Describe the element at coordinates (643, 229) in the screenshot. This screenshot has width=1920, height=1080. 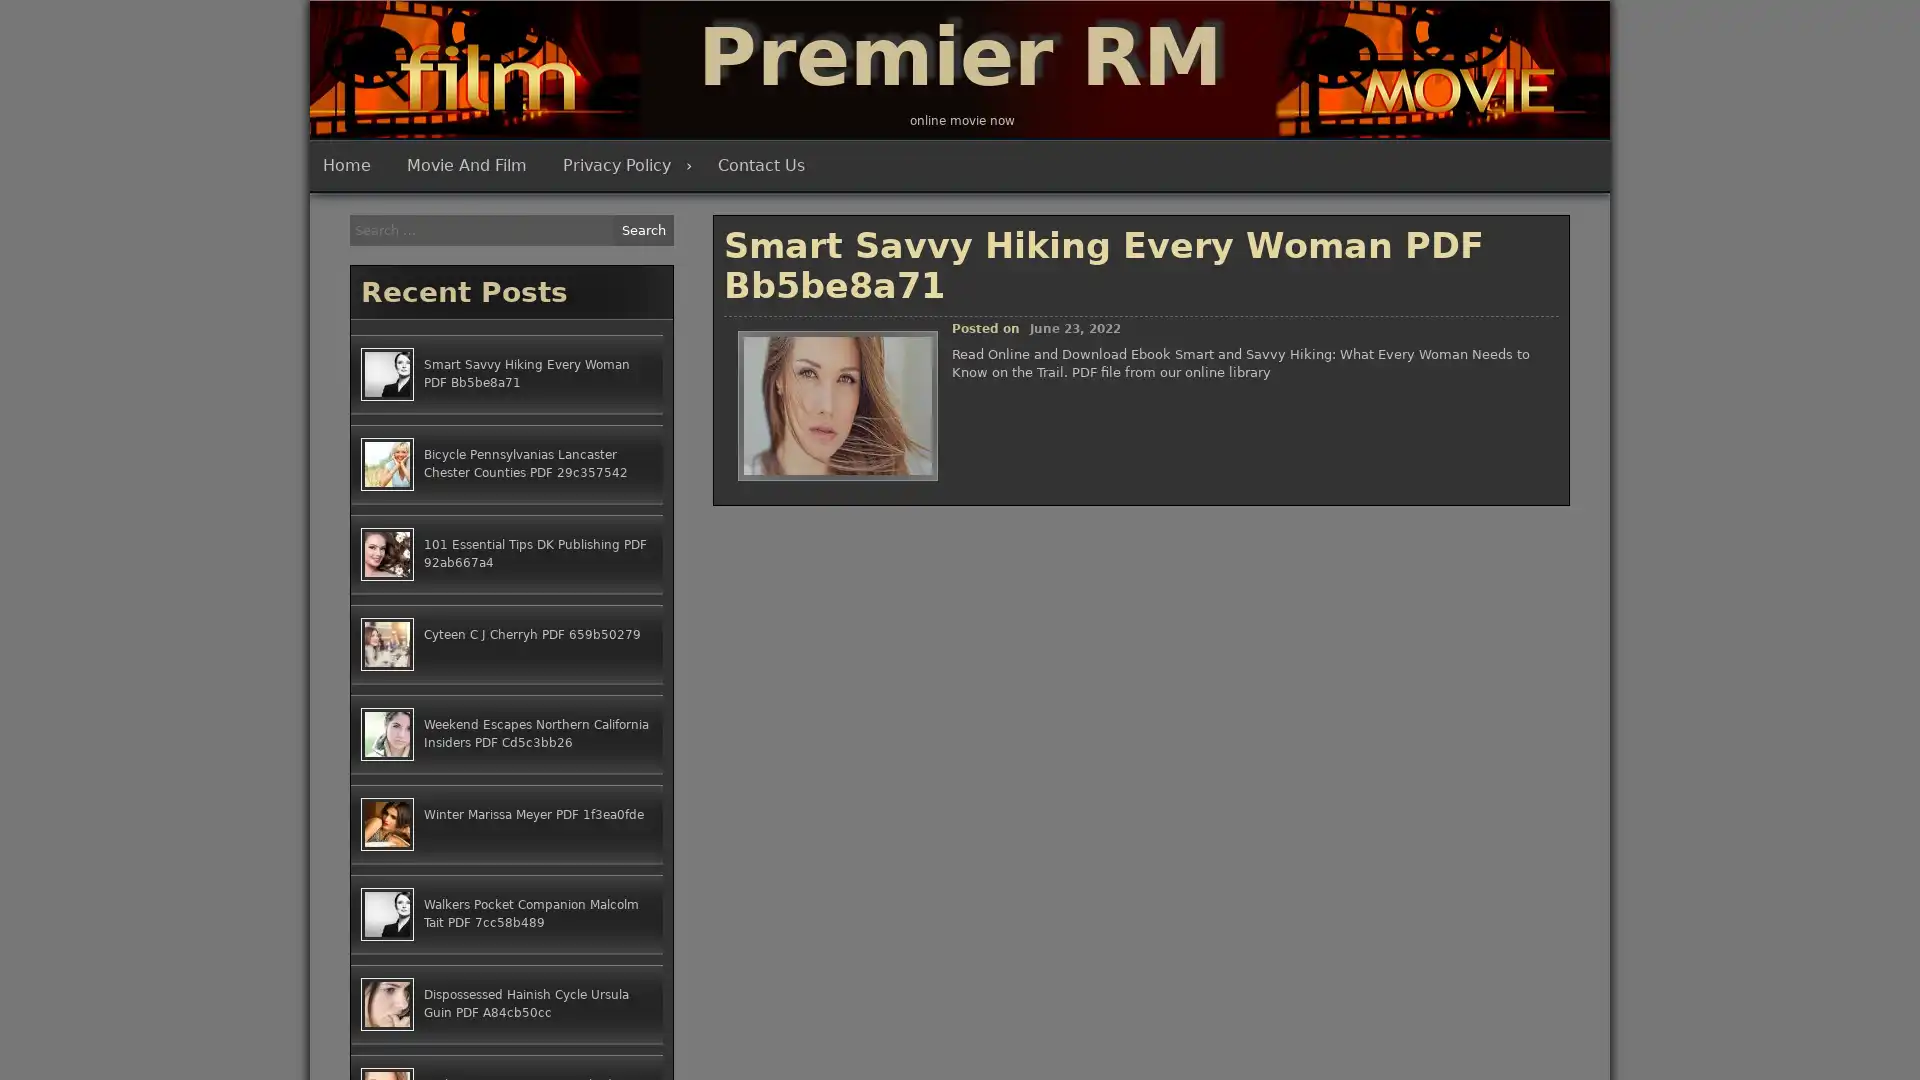
I see `Search` at that location.